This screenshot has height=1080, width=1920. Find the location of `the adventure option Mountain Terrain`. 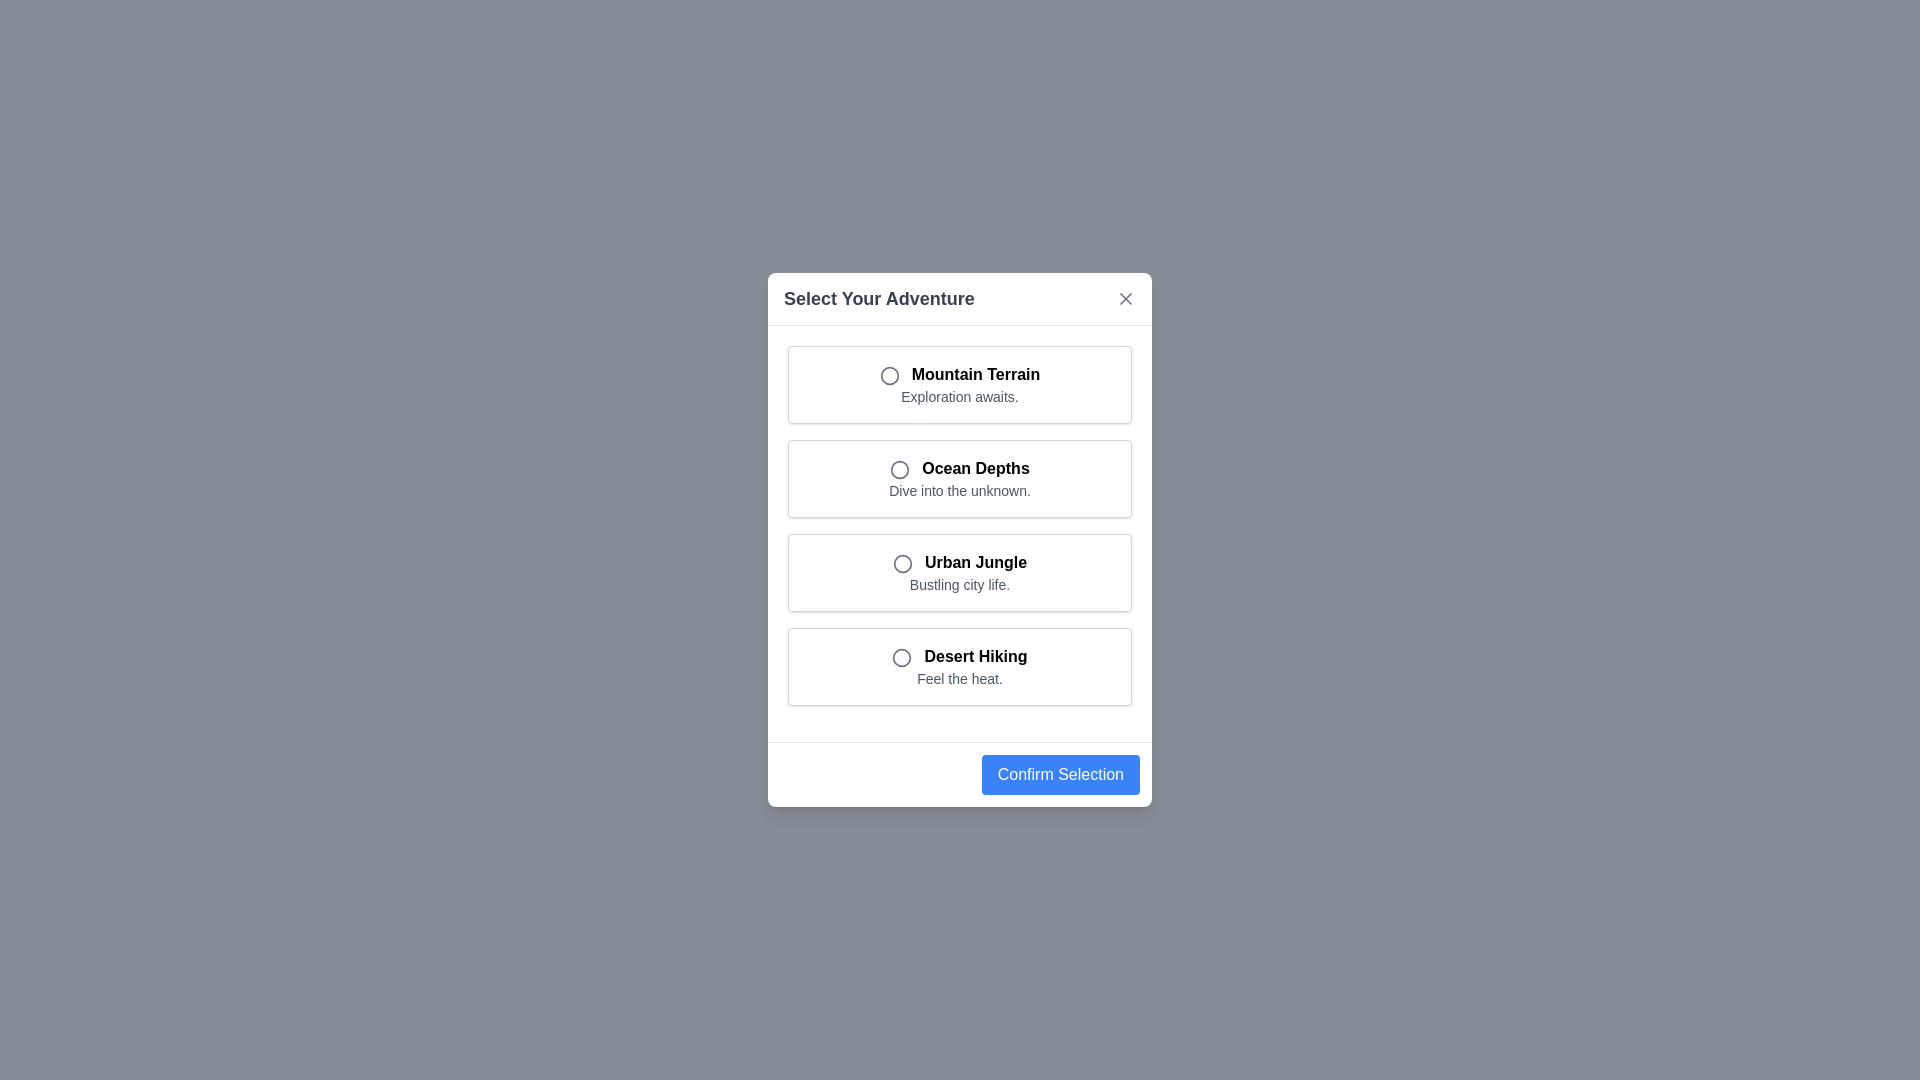

the adventure option Mountain Terrain is located at coordinates (960, 385).